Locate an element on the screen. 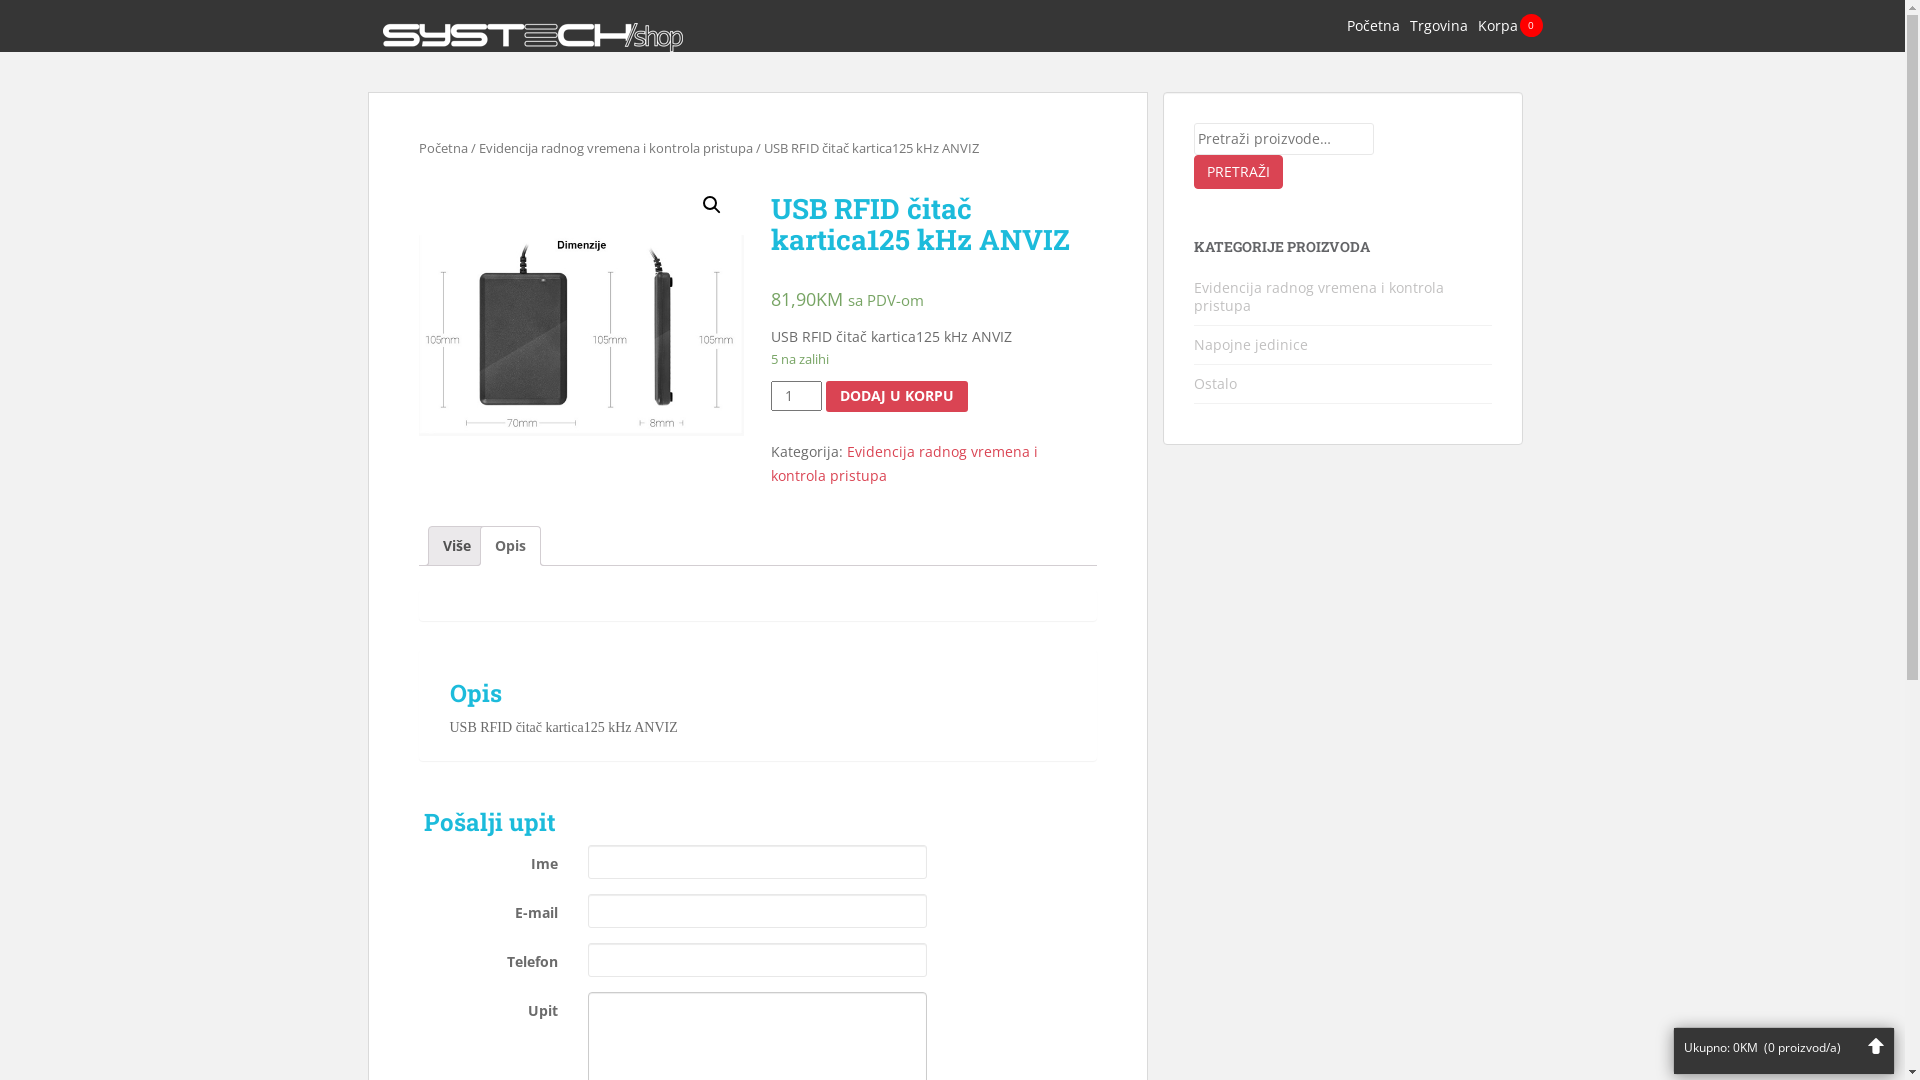  'Untitled-1' is located at coordinates (579, 334).